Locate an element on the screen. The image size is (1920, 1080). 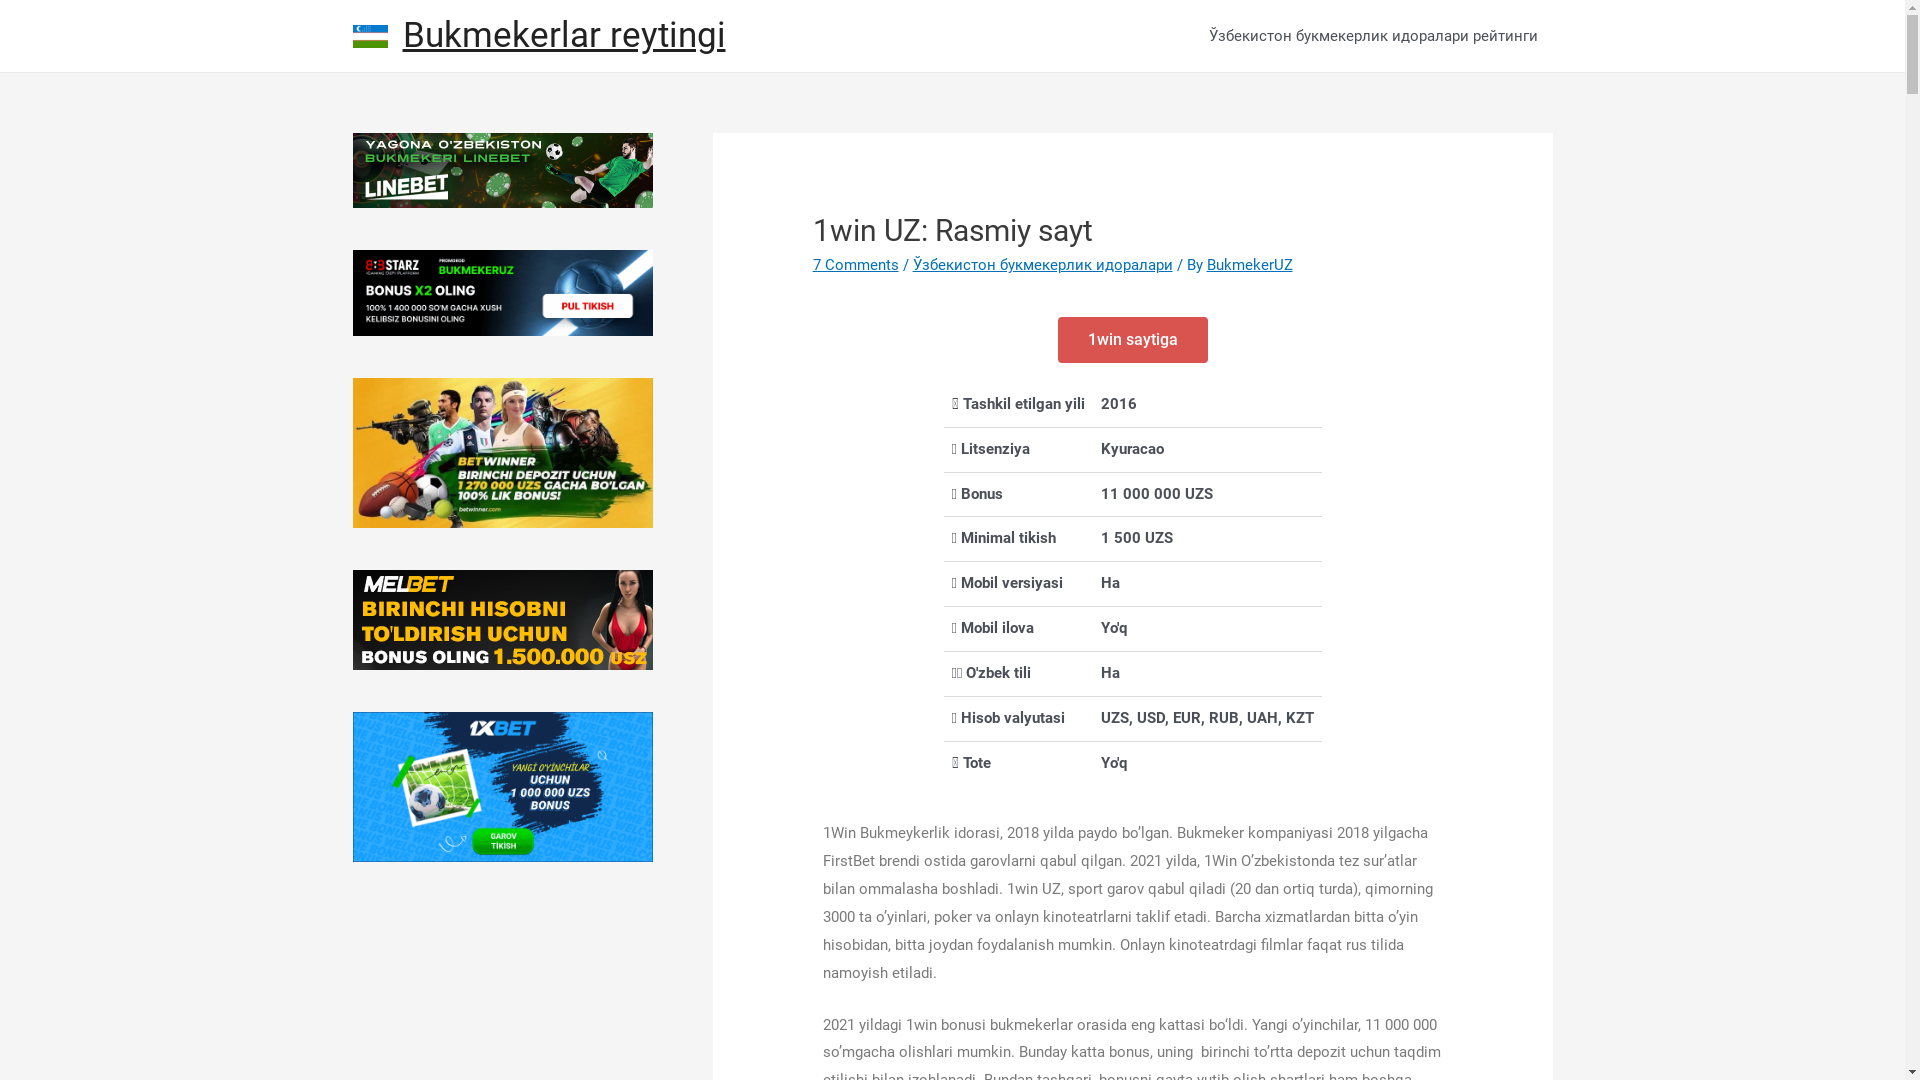
'888starz' is located at coordinates (502, 293).